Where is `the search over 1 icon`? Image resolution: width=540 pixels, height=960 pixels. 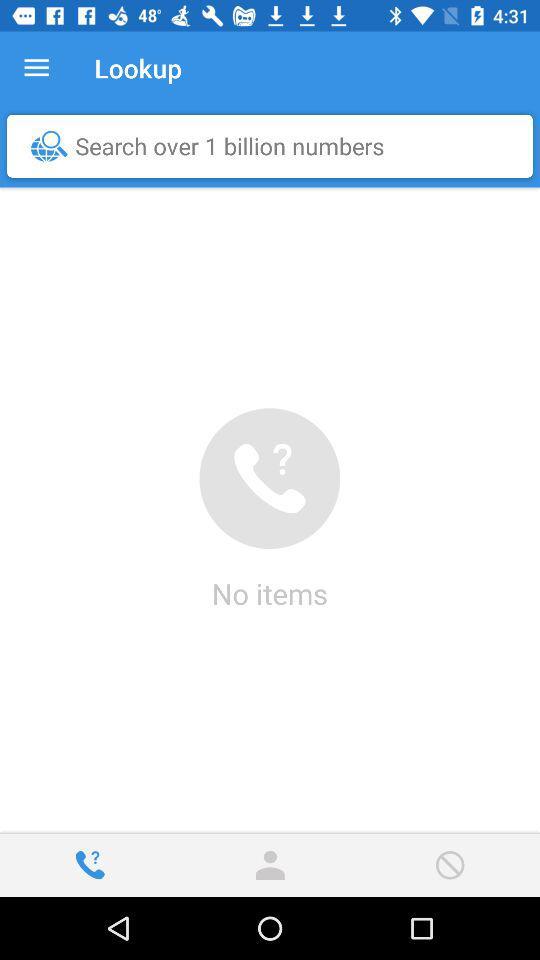 the search over 1 icon is located at coordinates (274, 145).